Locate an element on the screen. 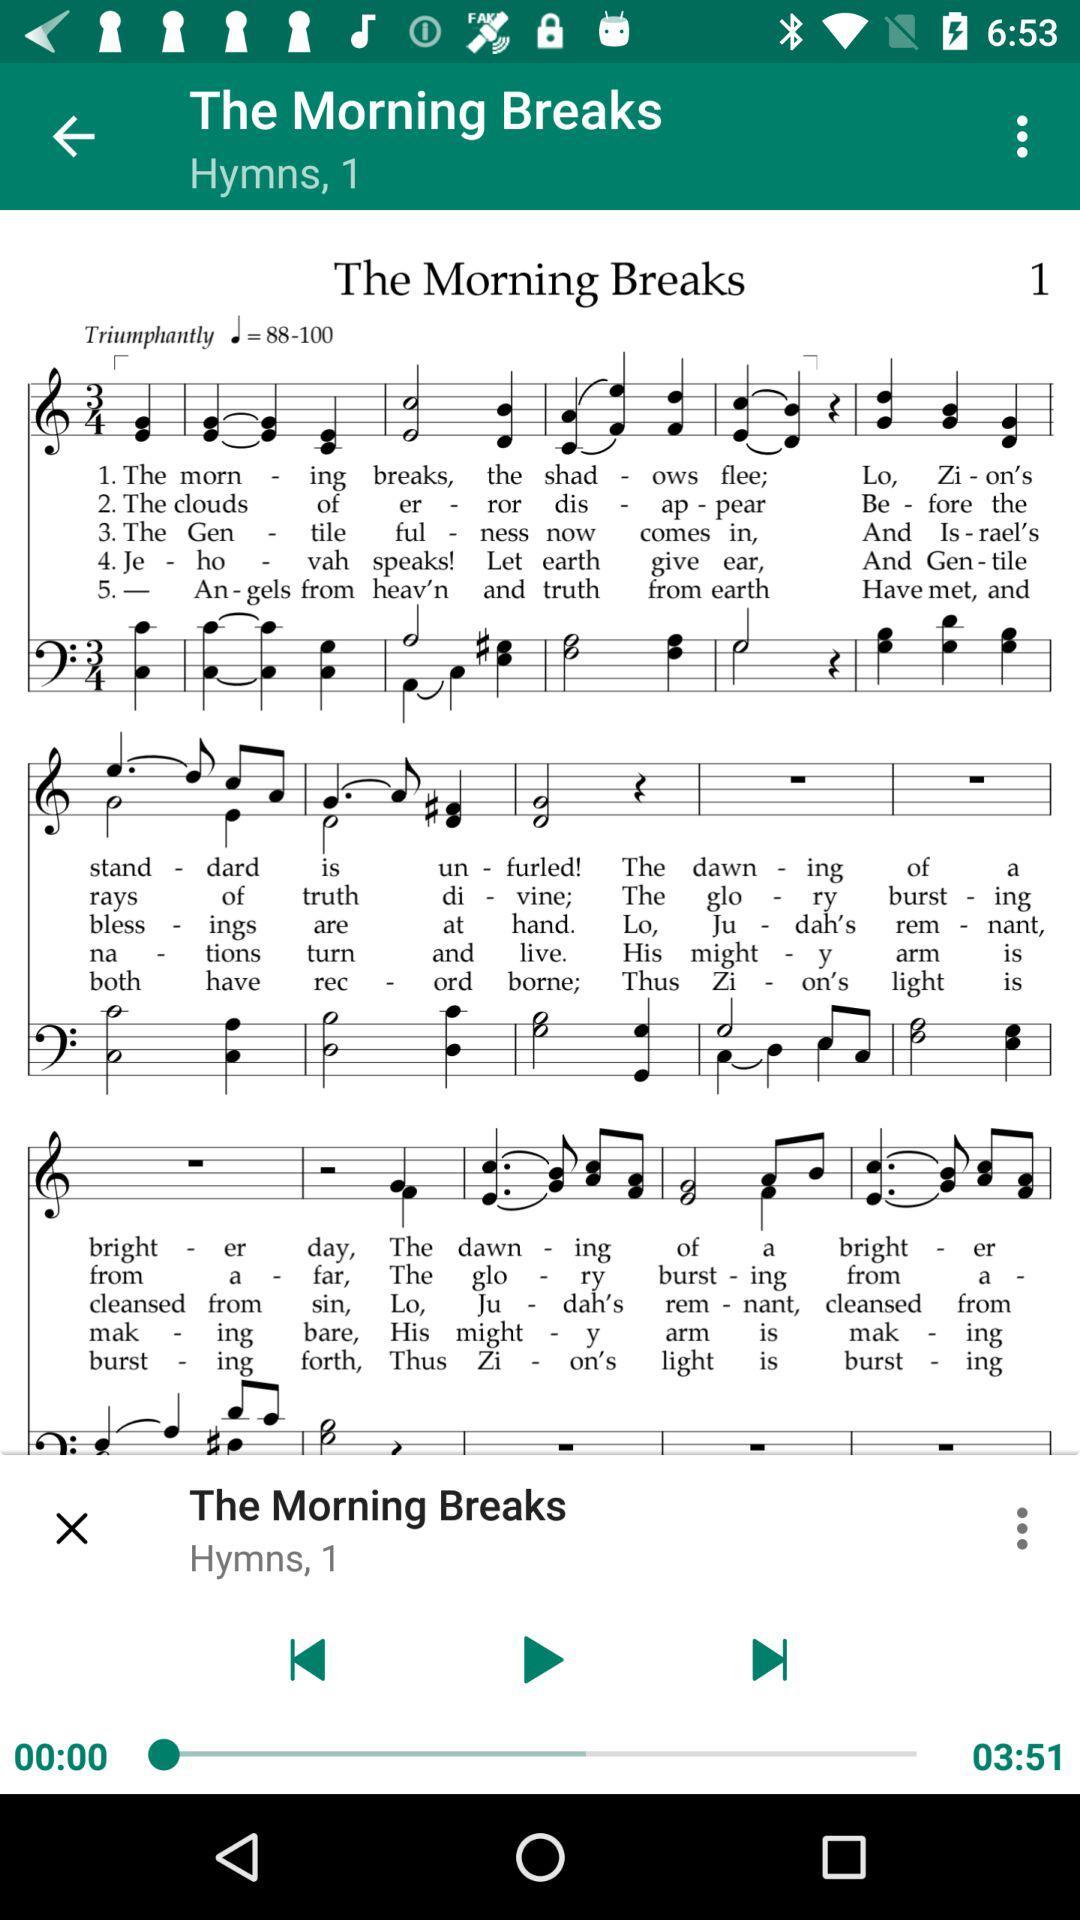 This screenshot has width=1080, height=1920. icon next to the morning breaks icon is located at coordinates (72, 135).